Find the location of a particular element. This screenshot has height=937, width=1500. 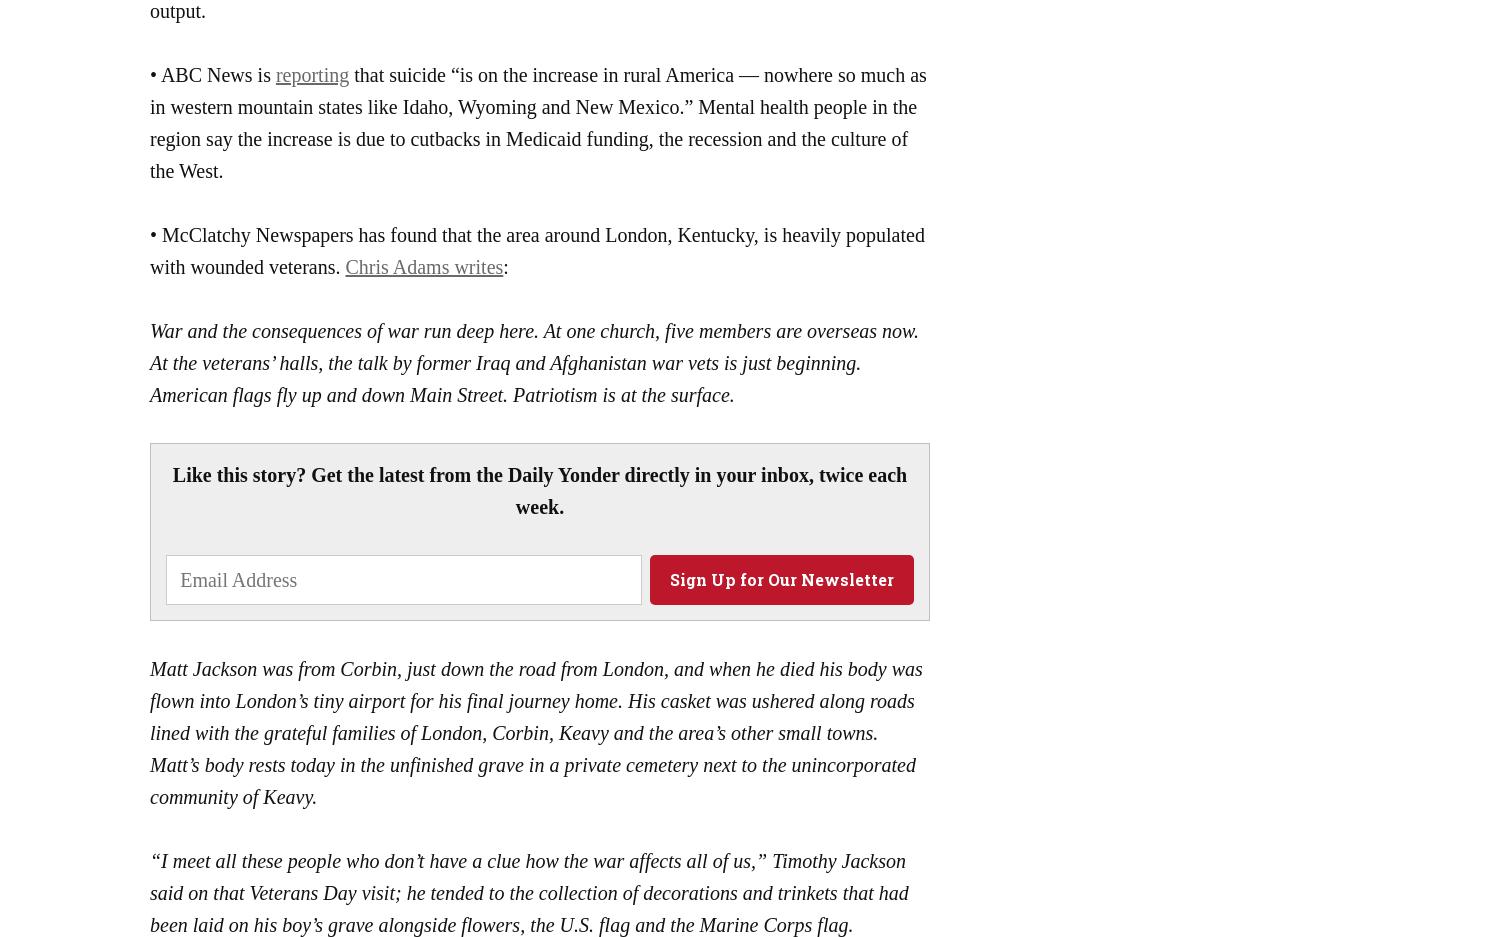

'Chris Adams writes' is located at coordinates (424, 266).